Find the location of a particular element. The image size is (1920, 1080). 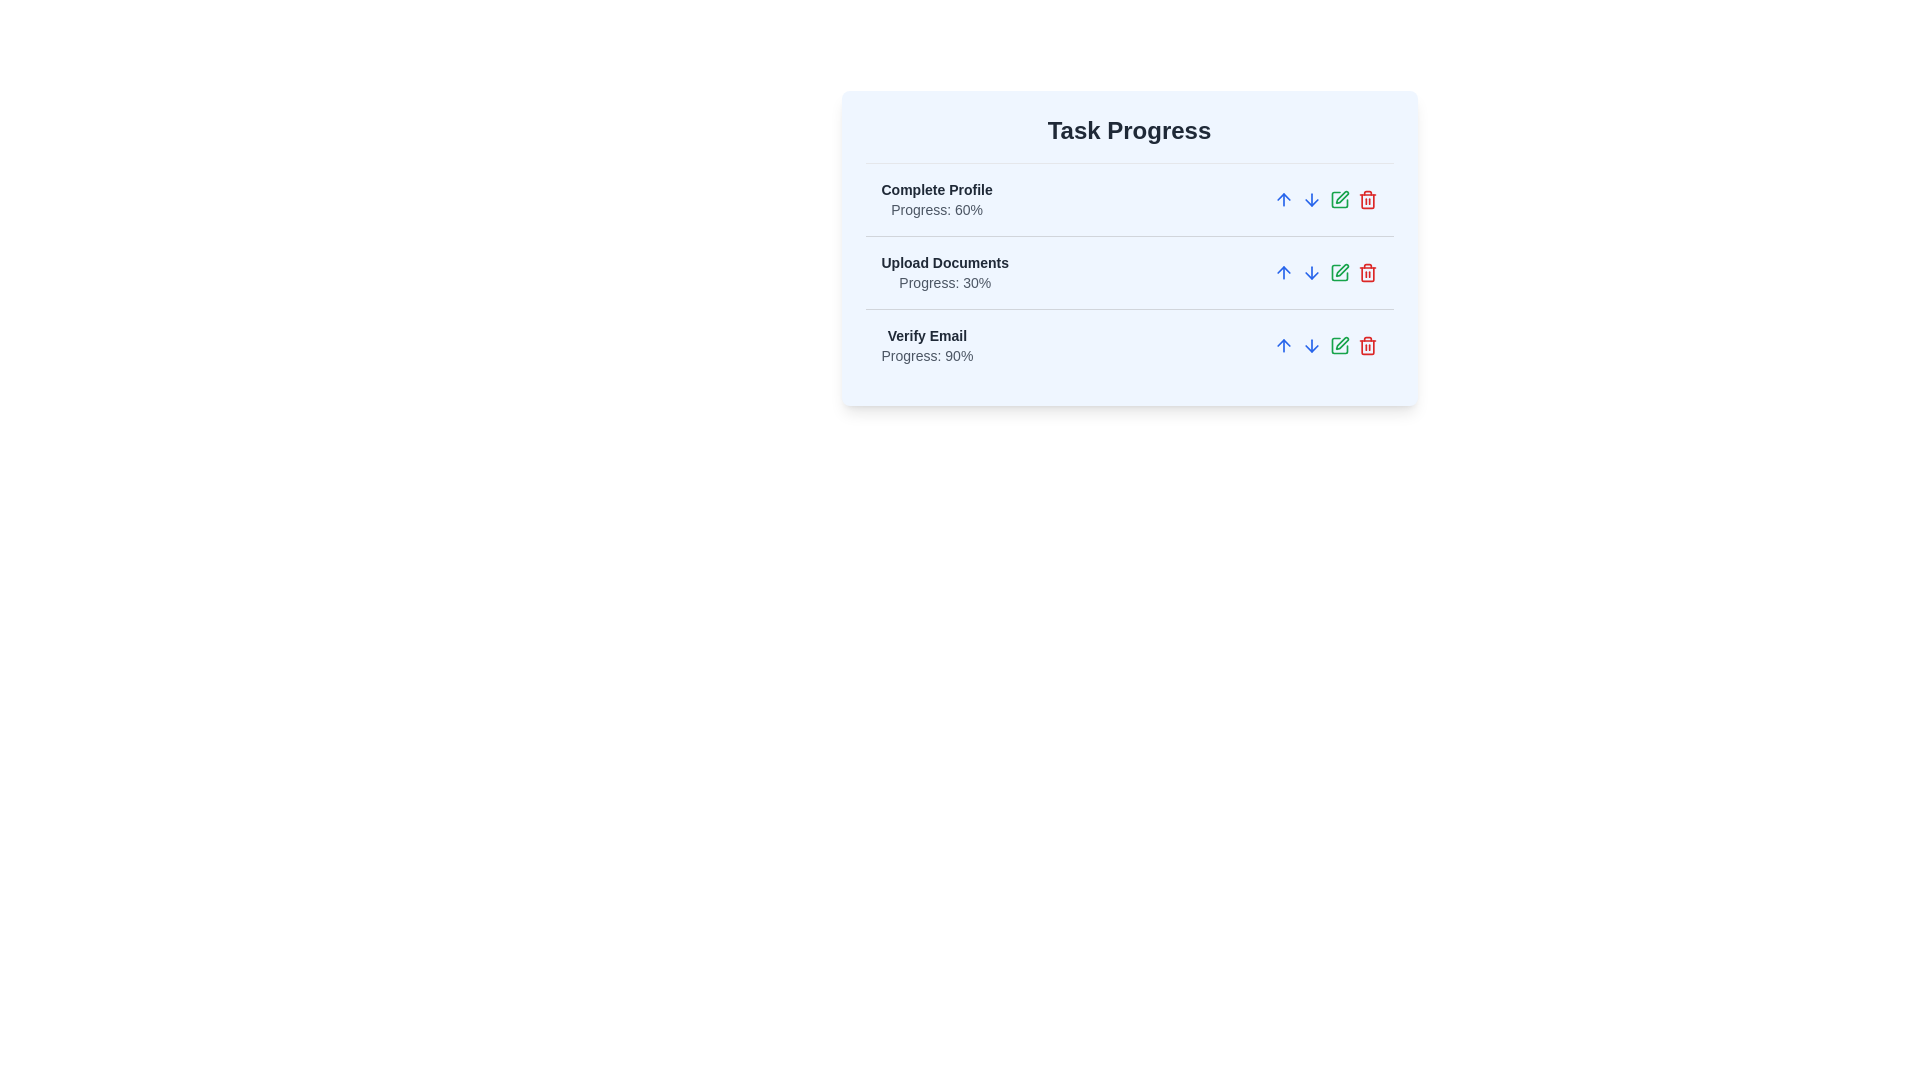

the Progress tracking display is located at coordinates (1129, 272).